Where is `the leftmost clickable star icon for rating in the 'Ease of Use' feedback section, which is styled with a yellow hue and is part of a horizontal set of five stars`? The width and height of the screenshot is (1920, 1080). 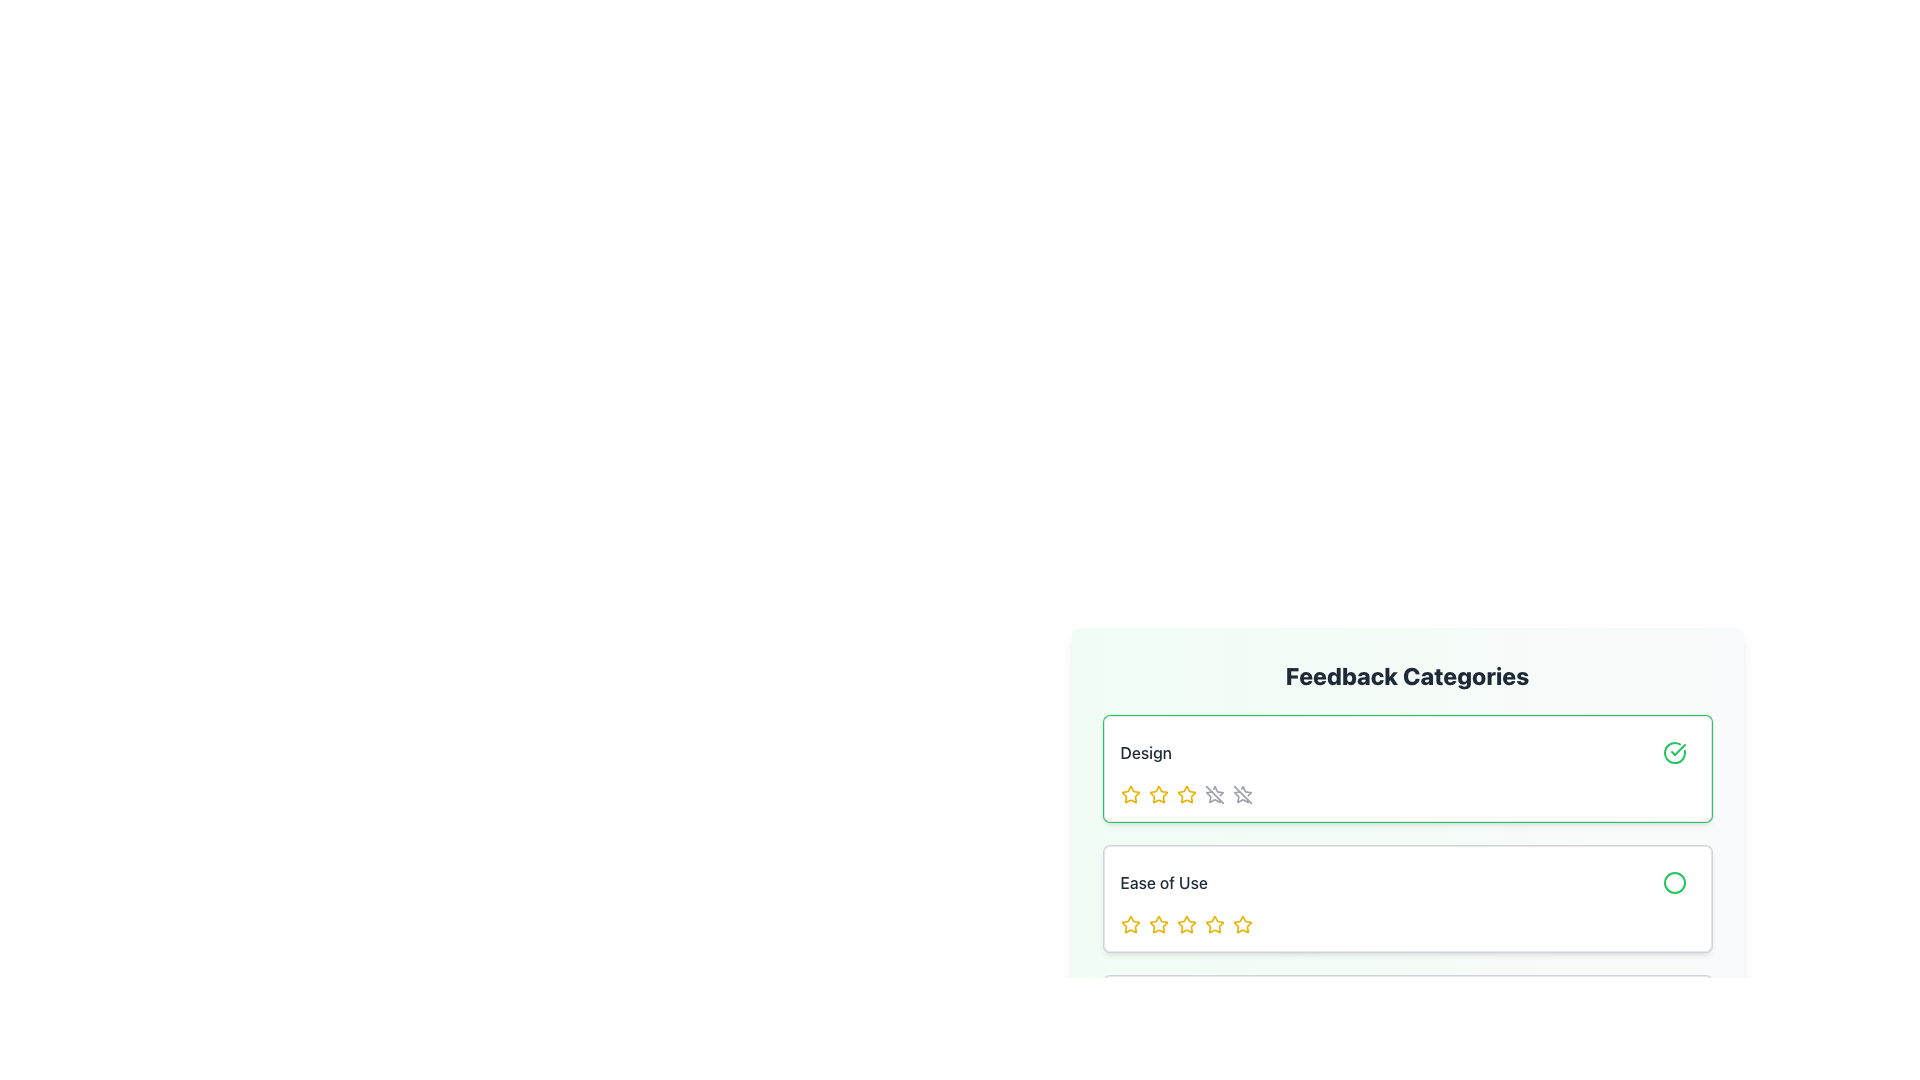
the leftmost clickable star icon for rating in the 'Ease of Use' feedback section, which is styled with a yellow hue and is part of a horizontal set of five stars is located at coordinates (1130, 925).